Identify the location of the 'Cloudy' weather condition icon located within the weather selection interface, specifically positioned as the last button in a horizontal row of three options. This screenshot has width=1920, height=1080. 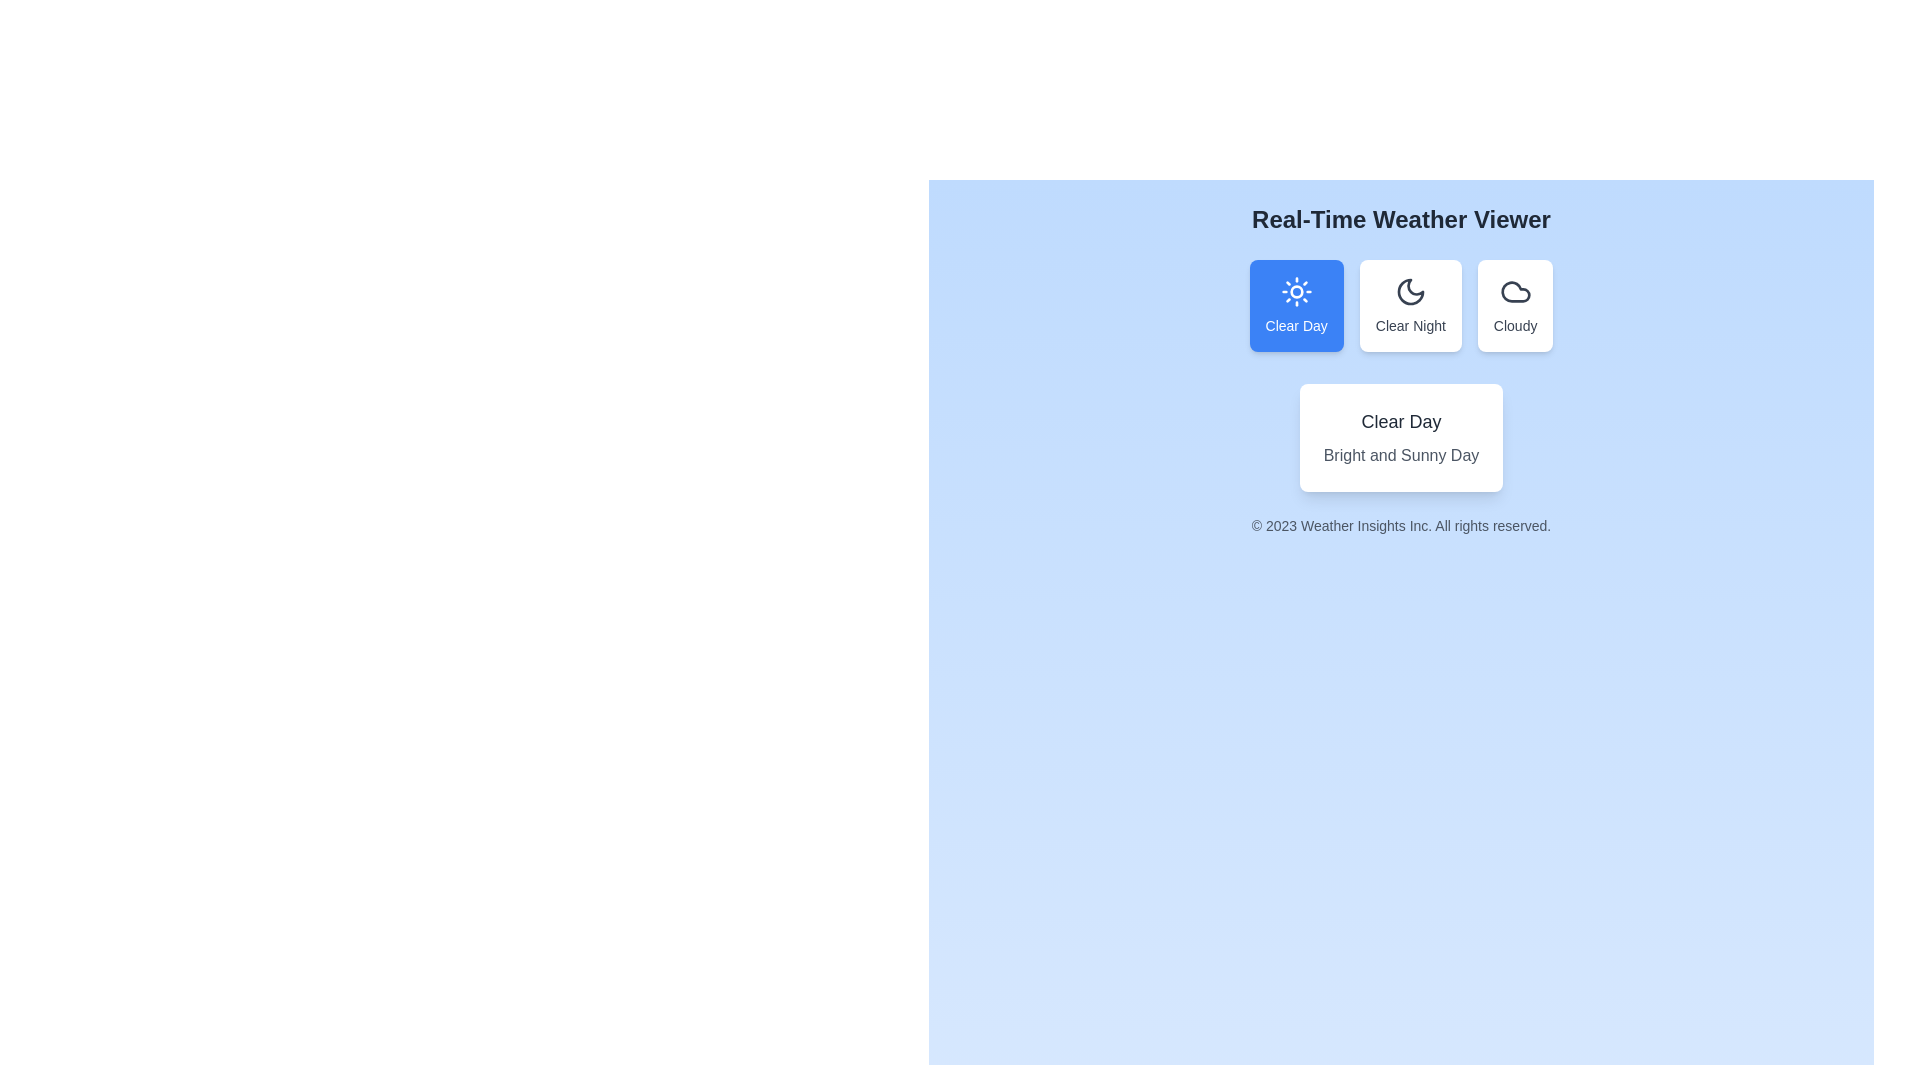
(1515, 292).